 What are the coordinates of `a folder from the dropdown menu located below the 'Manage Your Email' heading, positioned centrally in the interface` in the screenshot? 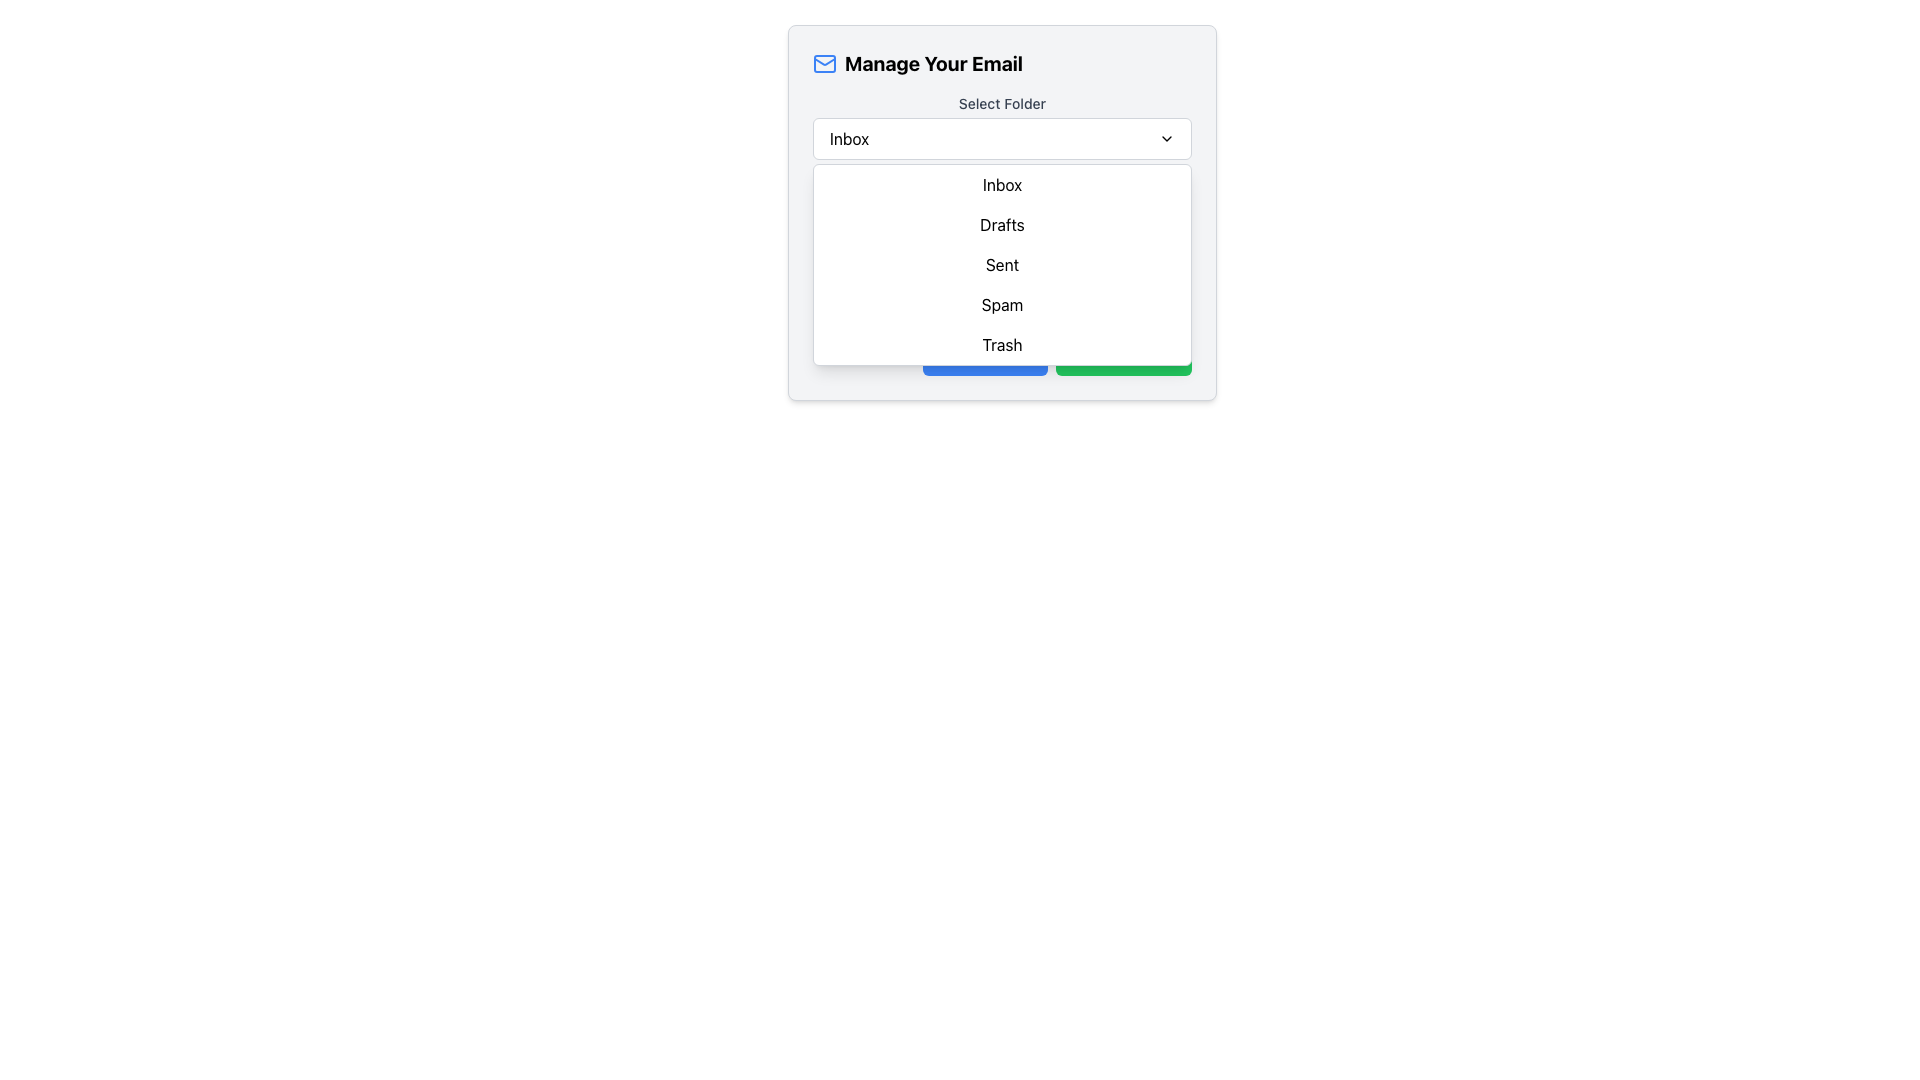 It's located at (1002, 127).